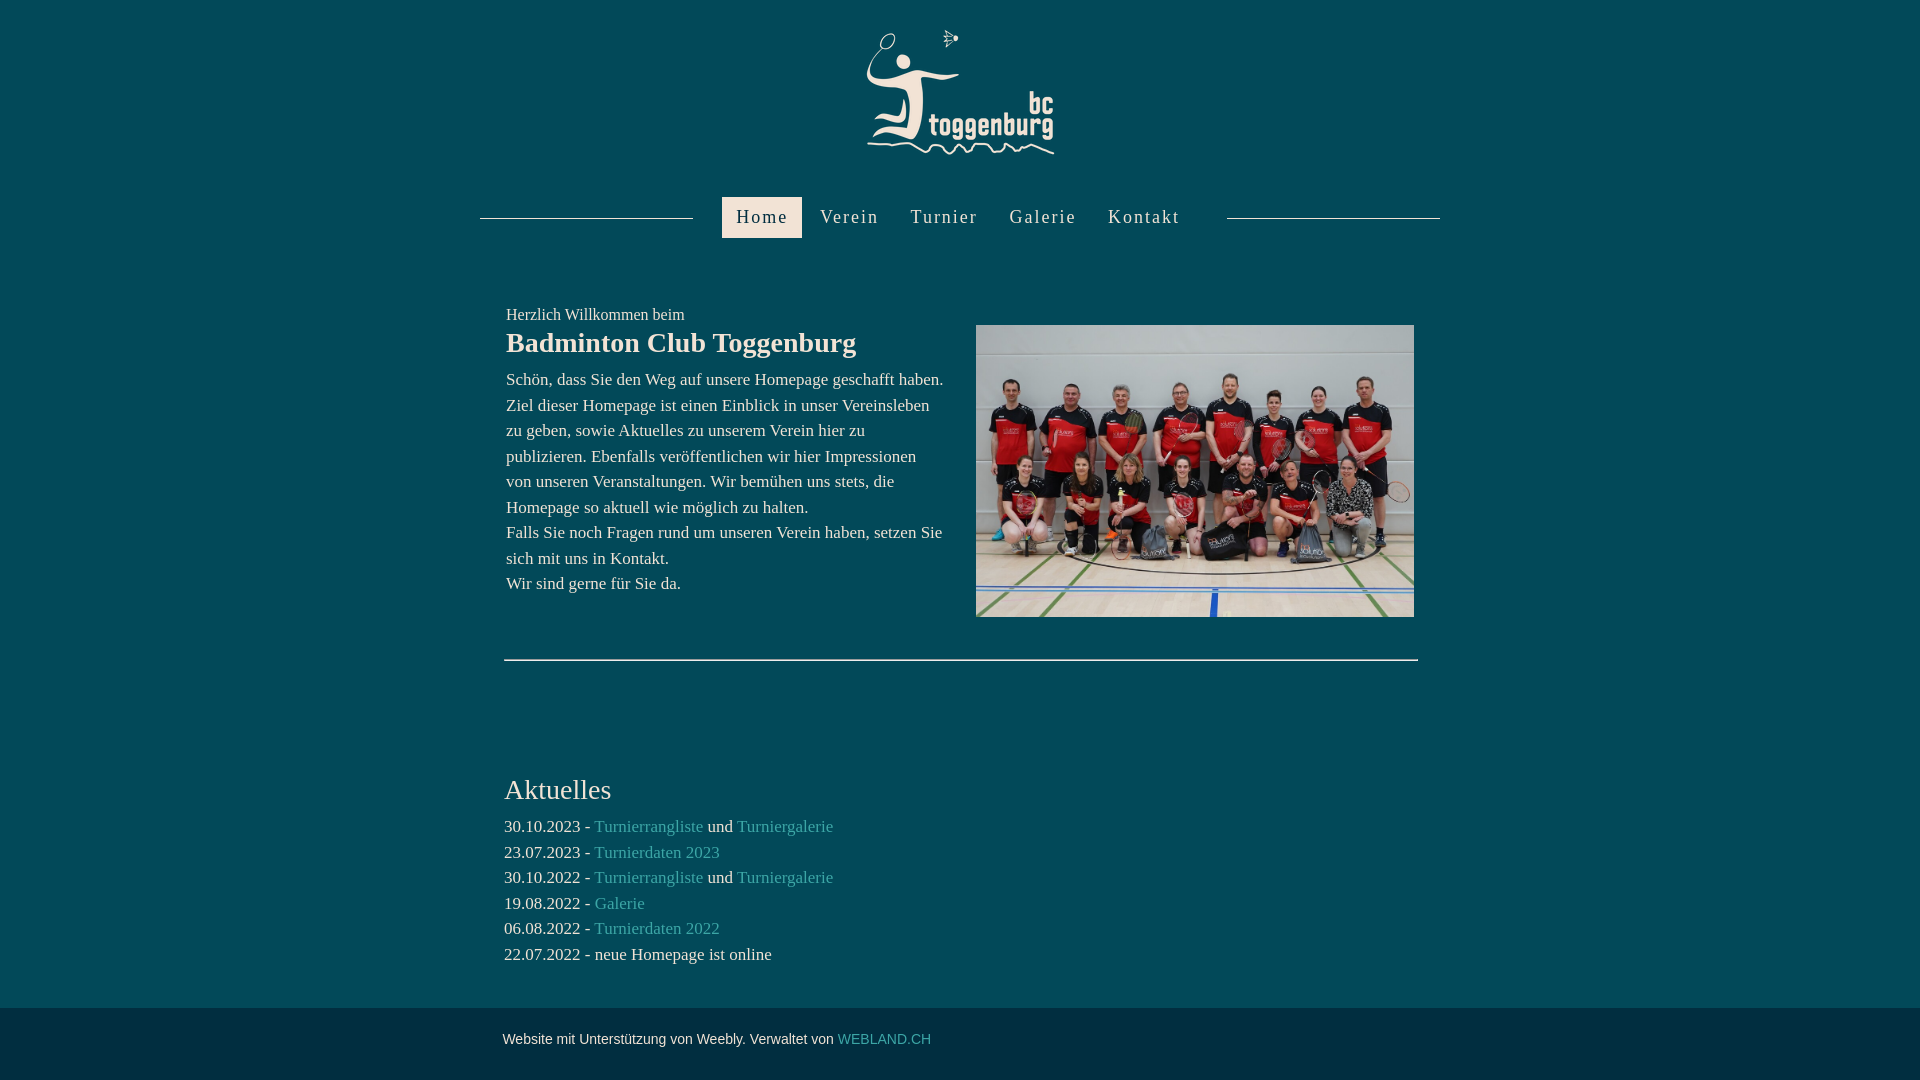  What do you see at coordinates (656, 852) in the screenshot?
I see `'Turnierdaten 2023'` at bounding box center [656, 852].